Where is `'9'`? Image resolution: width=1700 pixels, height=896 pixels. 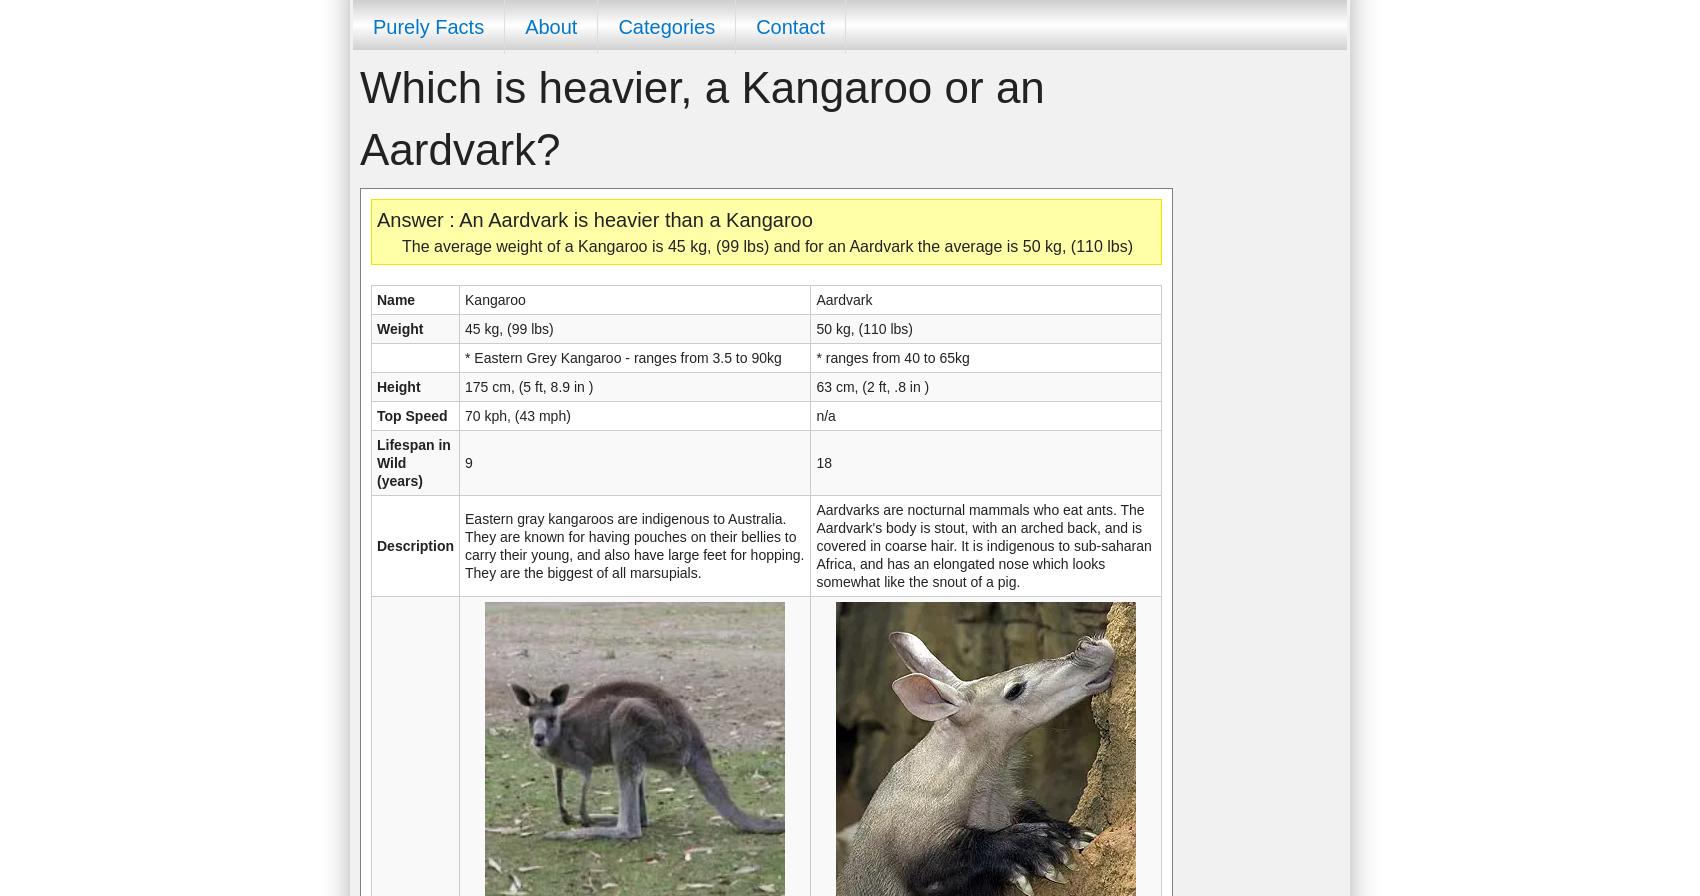 '9' is located at coordinates (468, 462).